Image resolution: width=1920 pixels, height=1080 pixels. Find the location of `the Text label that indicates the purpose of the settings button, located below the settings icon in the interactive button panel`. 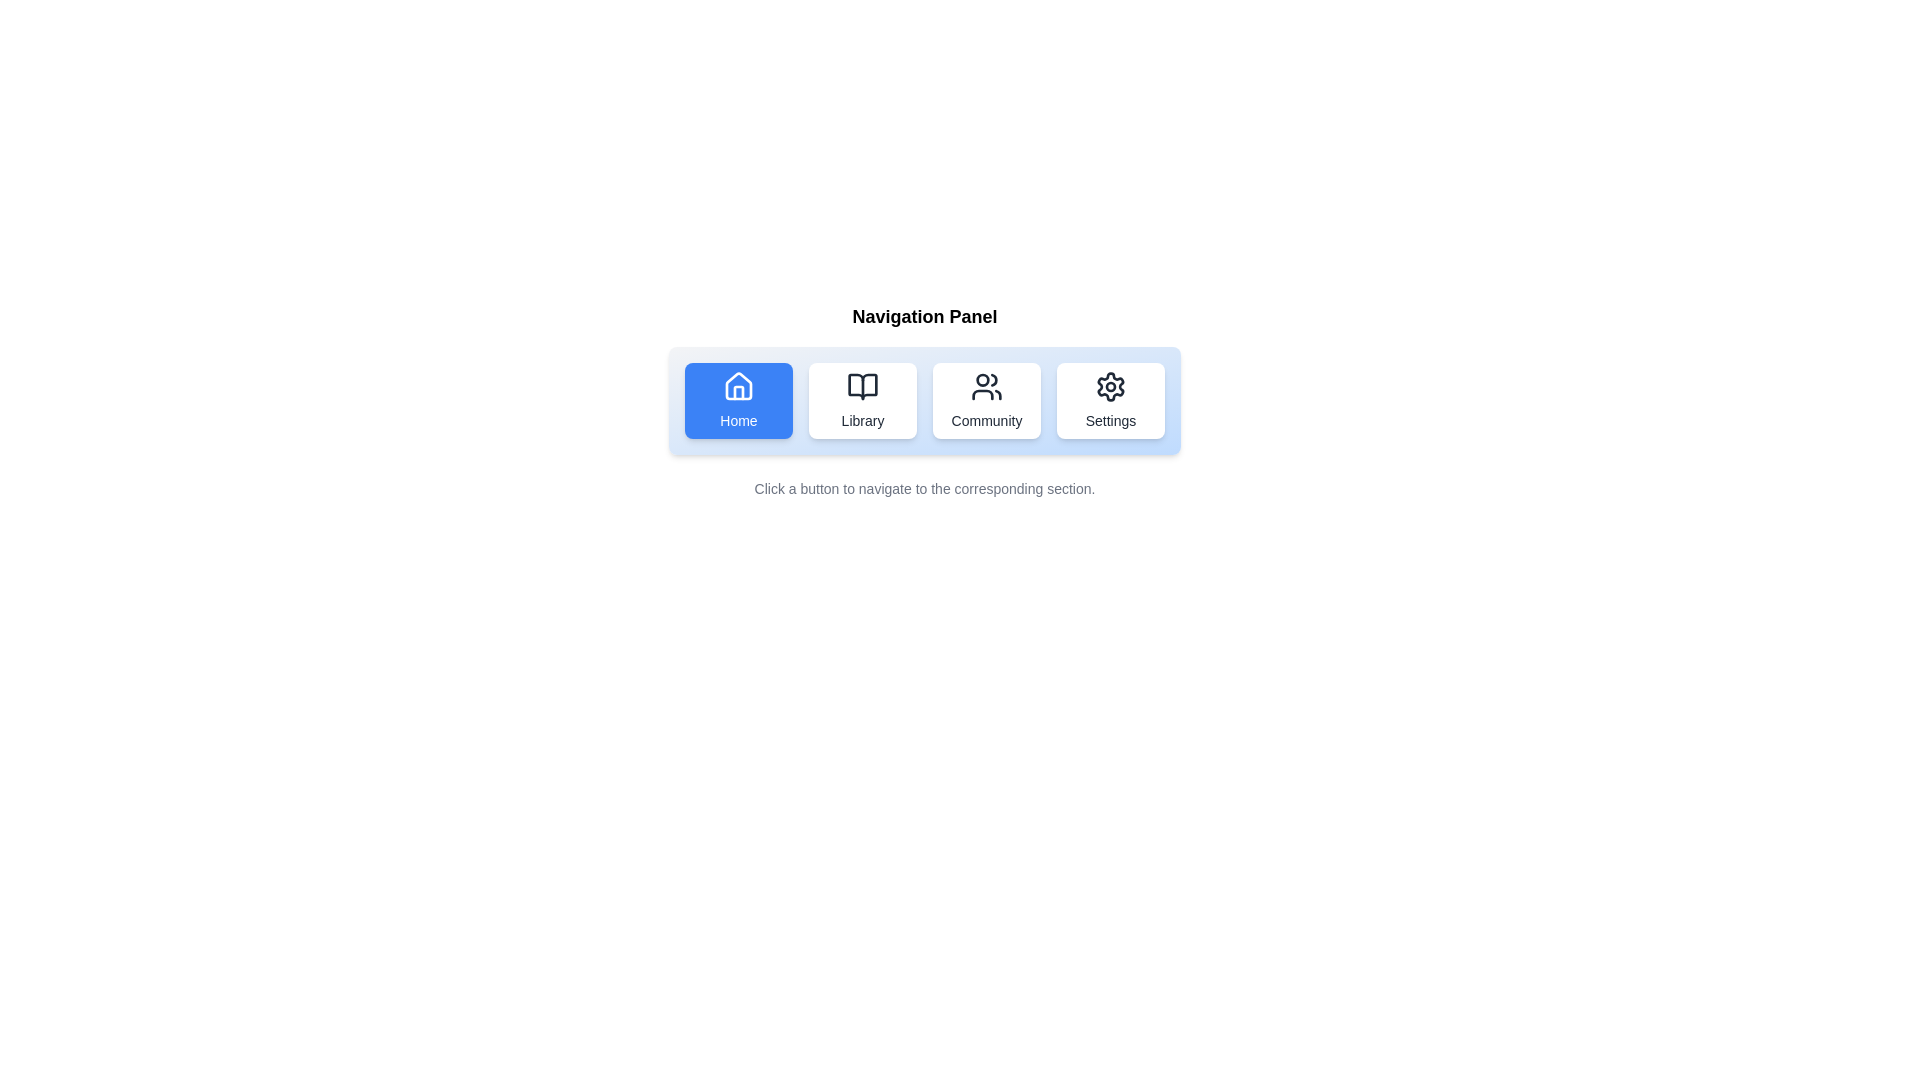

the Text label that indicates the purpose of the settings button, located below the settings icon in the interactive button panel is located at coordinates (1109, 419).